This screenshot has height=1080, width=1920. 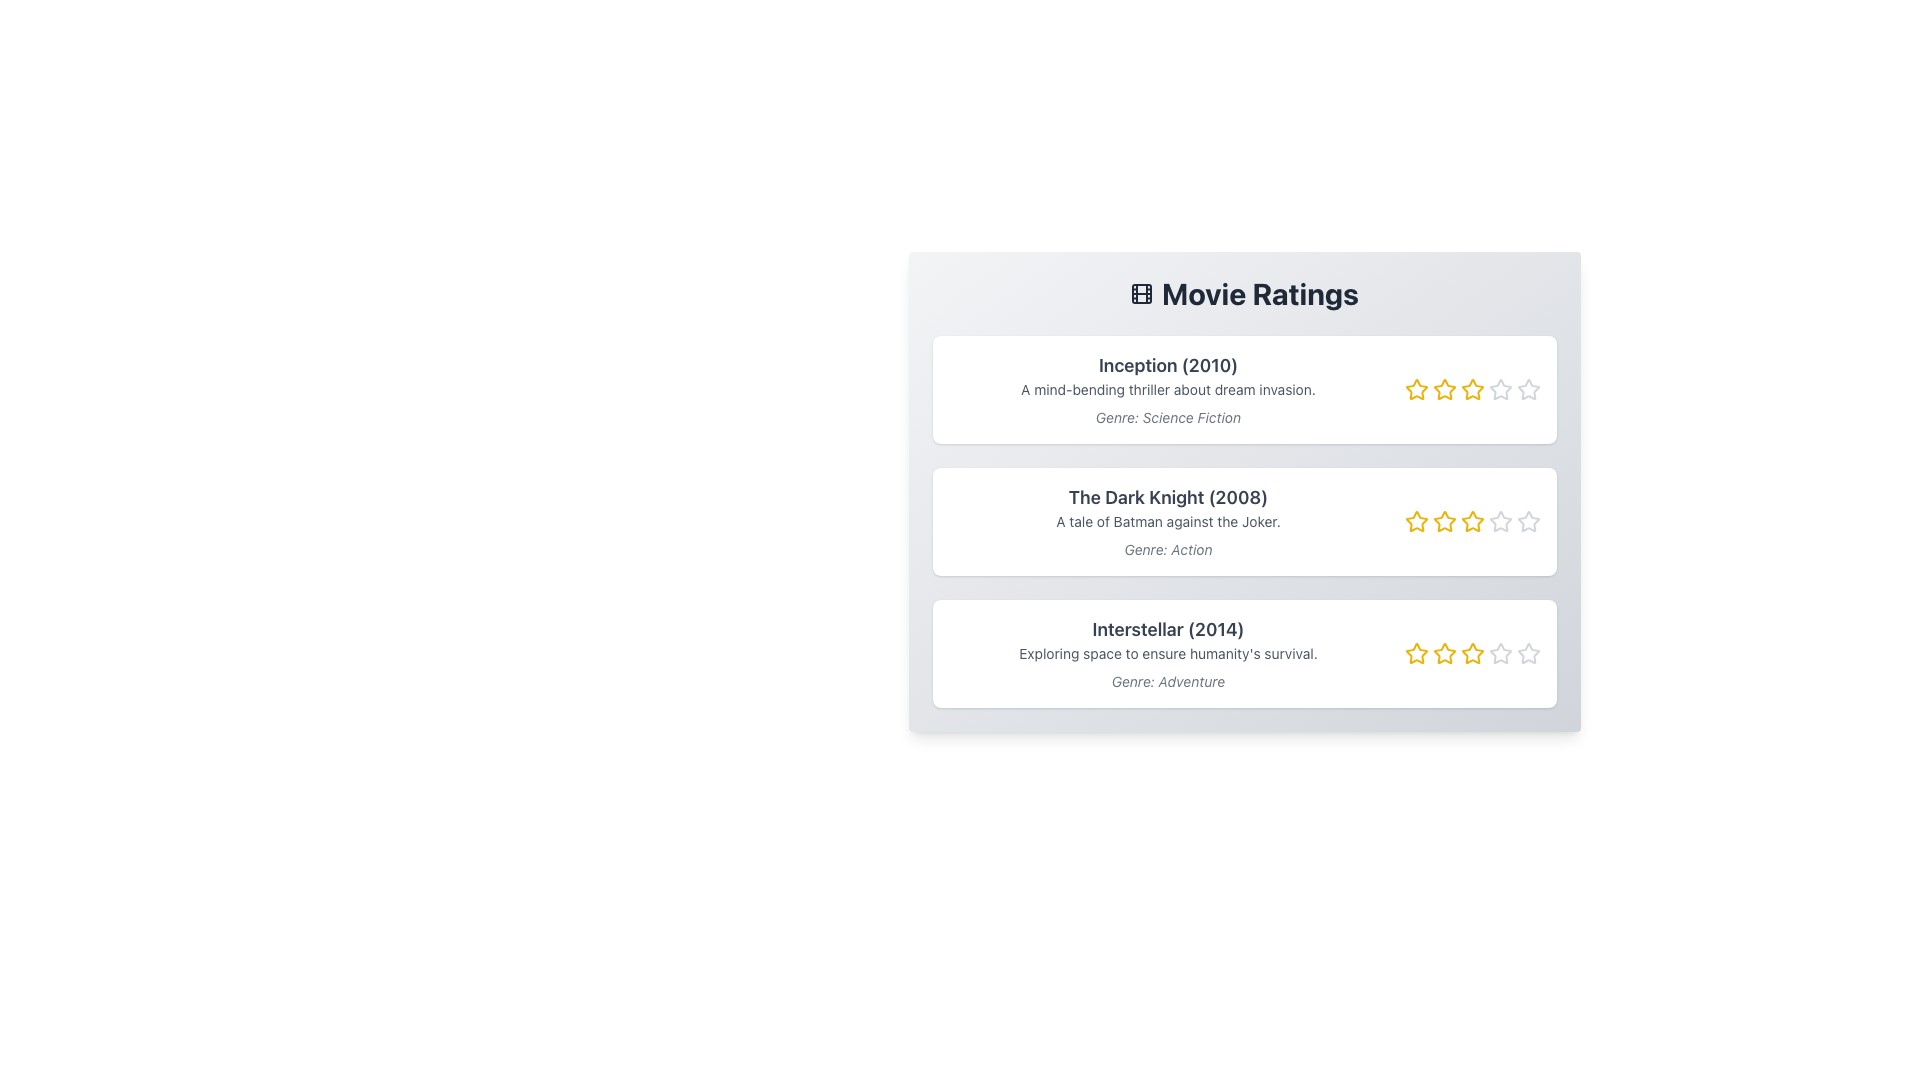 I want to click on the informational text element located at the bottom of the information block for 'Interstellar (2014)', which is below the description and to the left of the rating stars, so click(x=1168, y=681).